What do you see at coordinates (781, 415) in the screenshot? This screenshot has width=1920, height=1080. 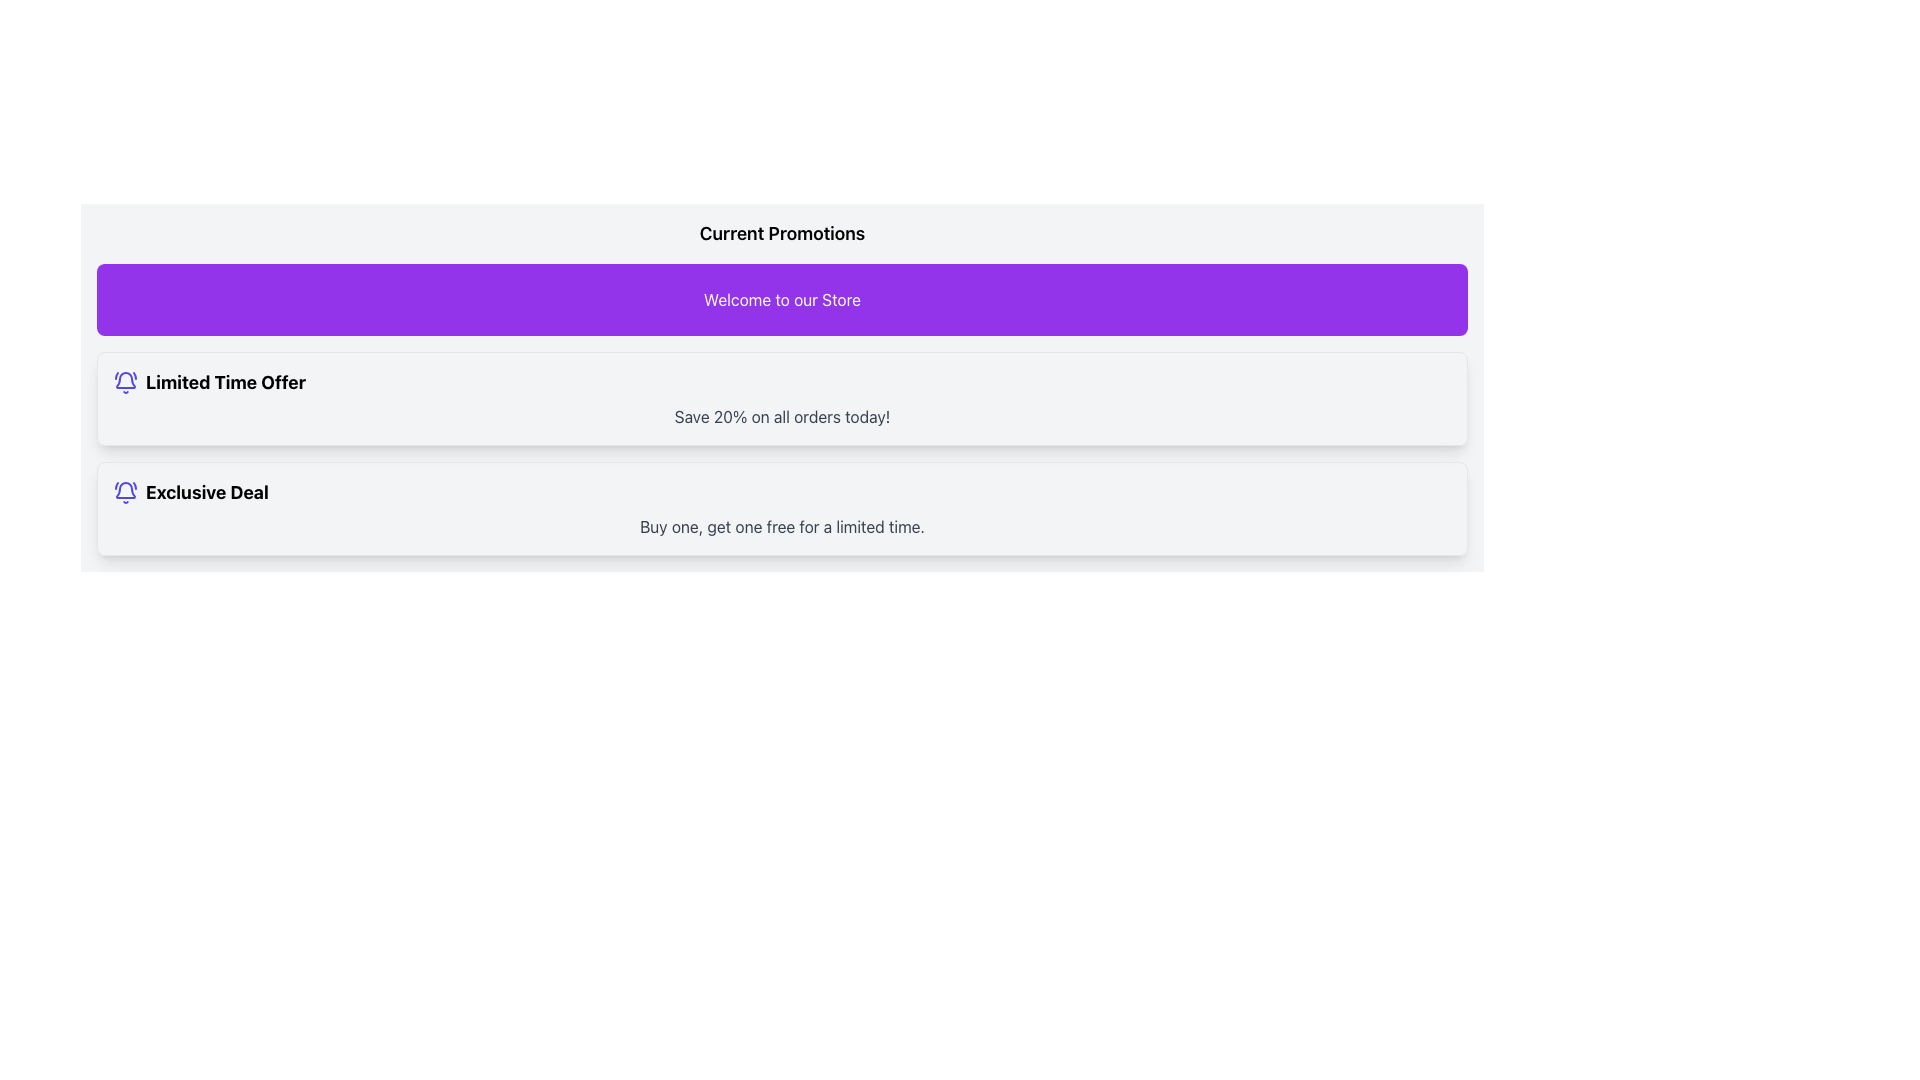 I see `promotional offer details from the text stating 'Save 20% on all orders today!' which is centrally aligned and located within the card below the heading 'Limited Time Offer'` at bounding box center [781, 415].